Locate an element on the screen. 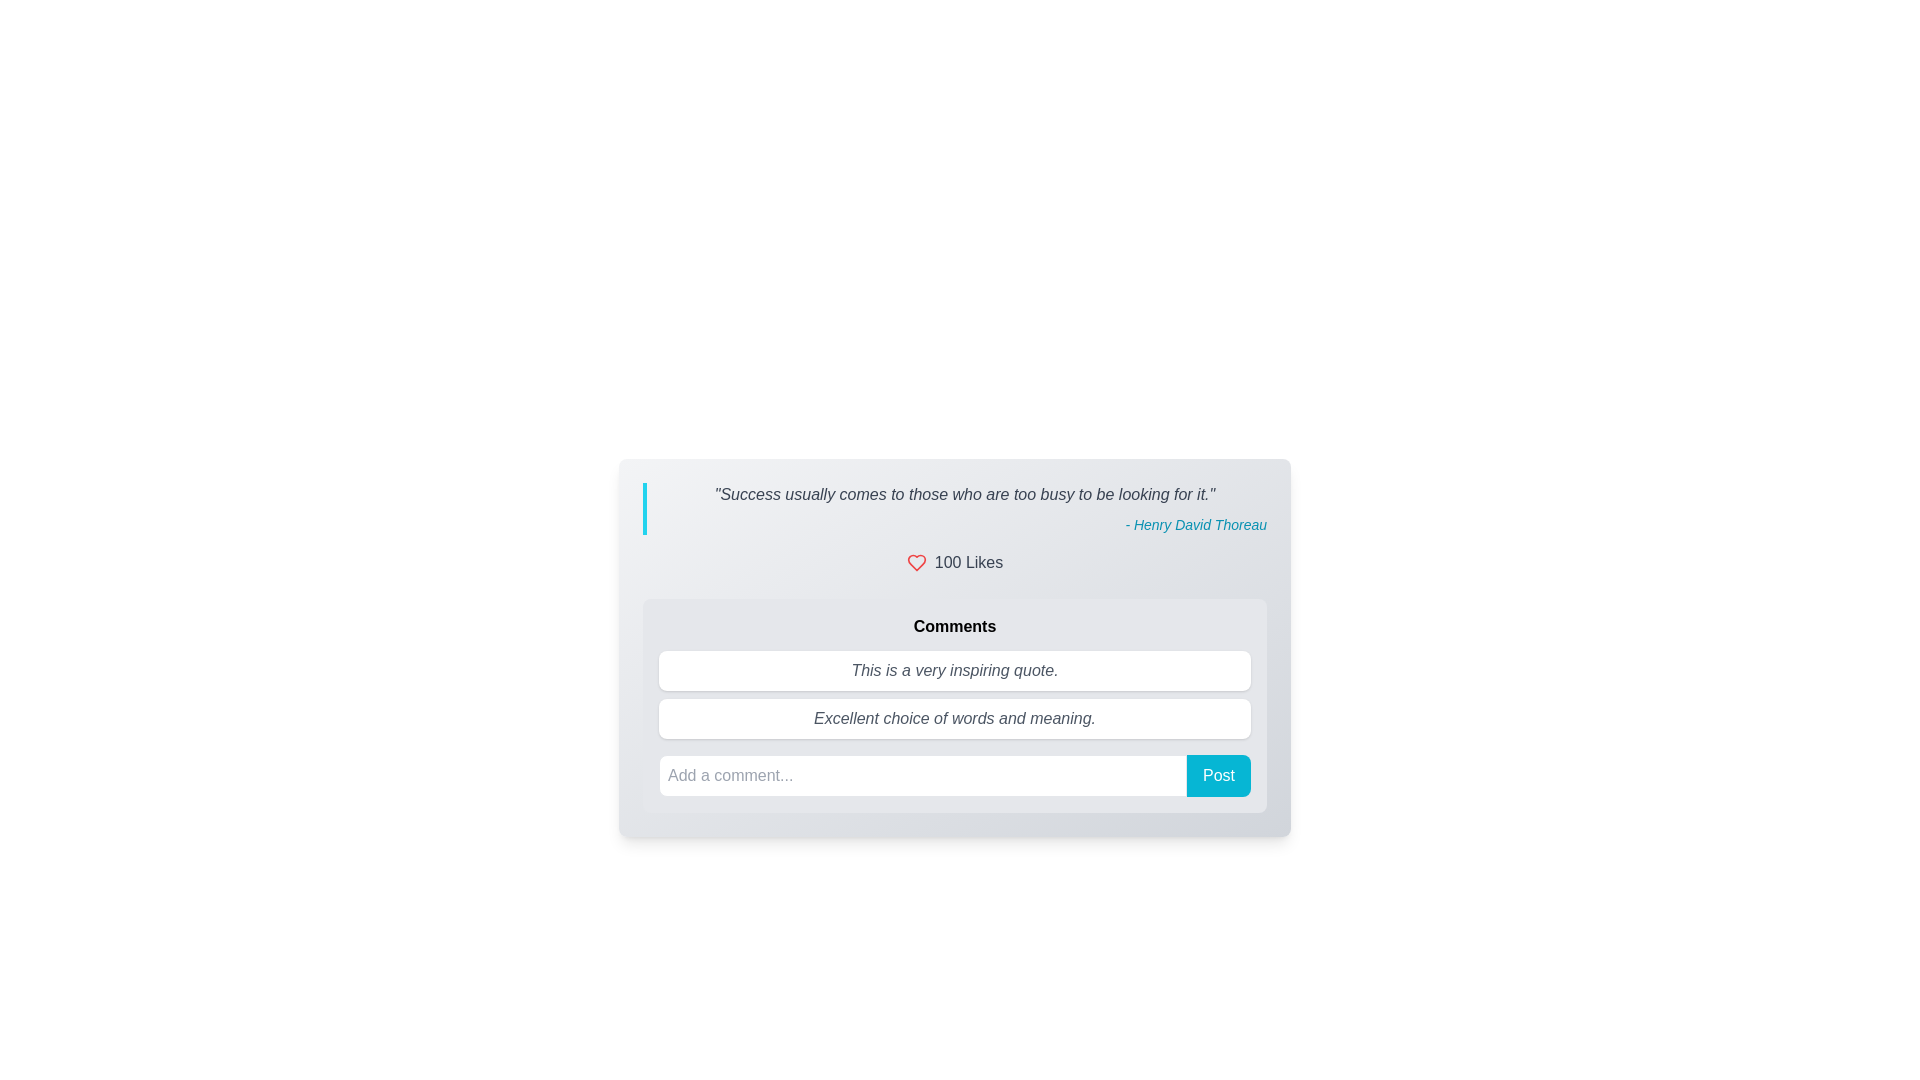 This screenshot has width=1920, height=1080. the static text display containing the quote 'This is a very inspiring quote.' and the phrase 'Excellent choice of words and meaning.', which is styled in italics and positioned below the 'Comments' header is located at coordinates (954, 693).